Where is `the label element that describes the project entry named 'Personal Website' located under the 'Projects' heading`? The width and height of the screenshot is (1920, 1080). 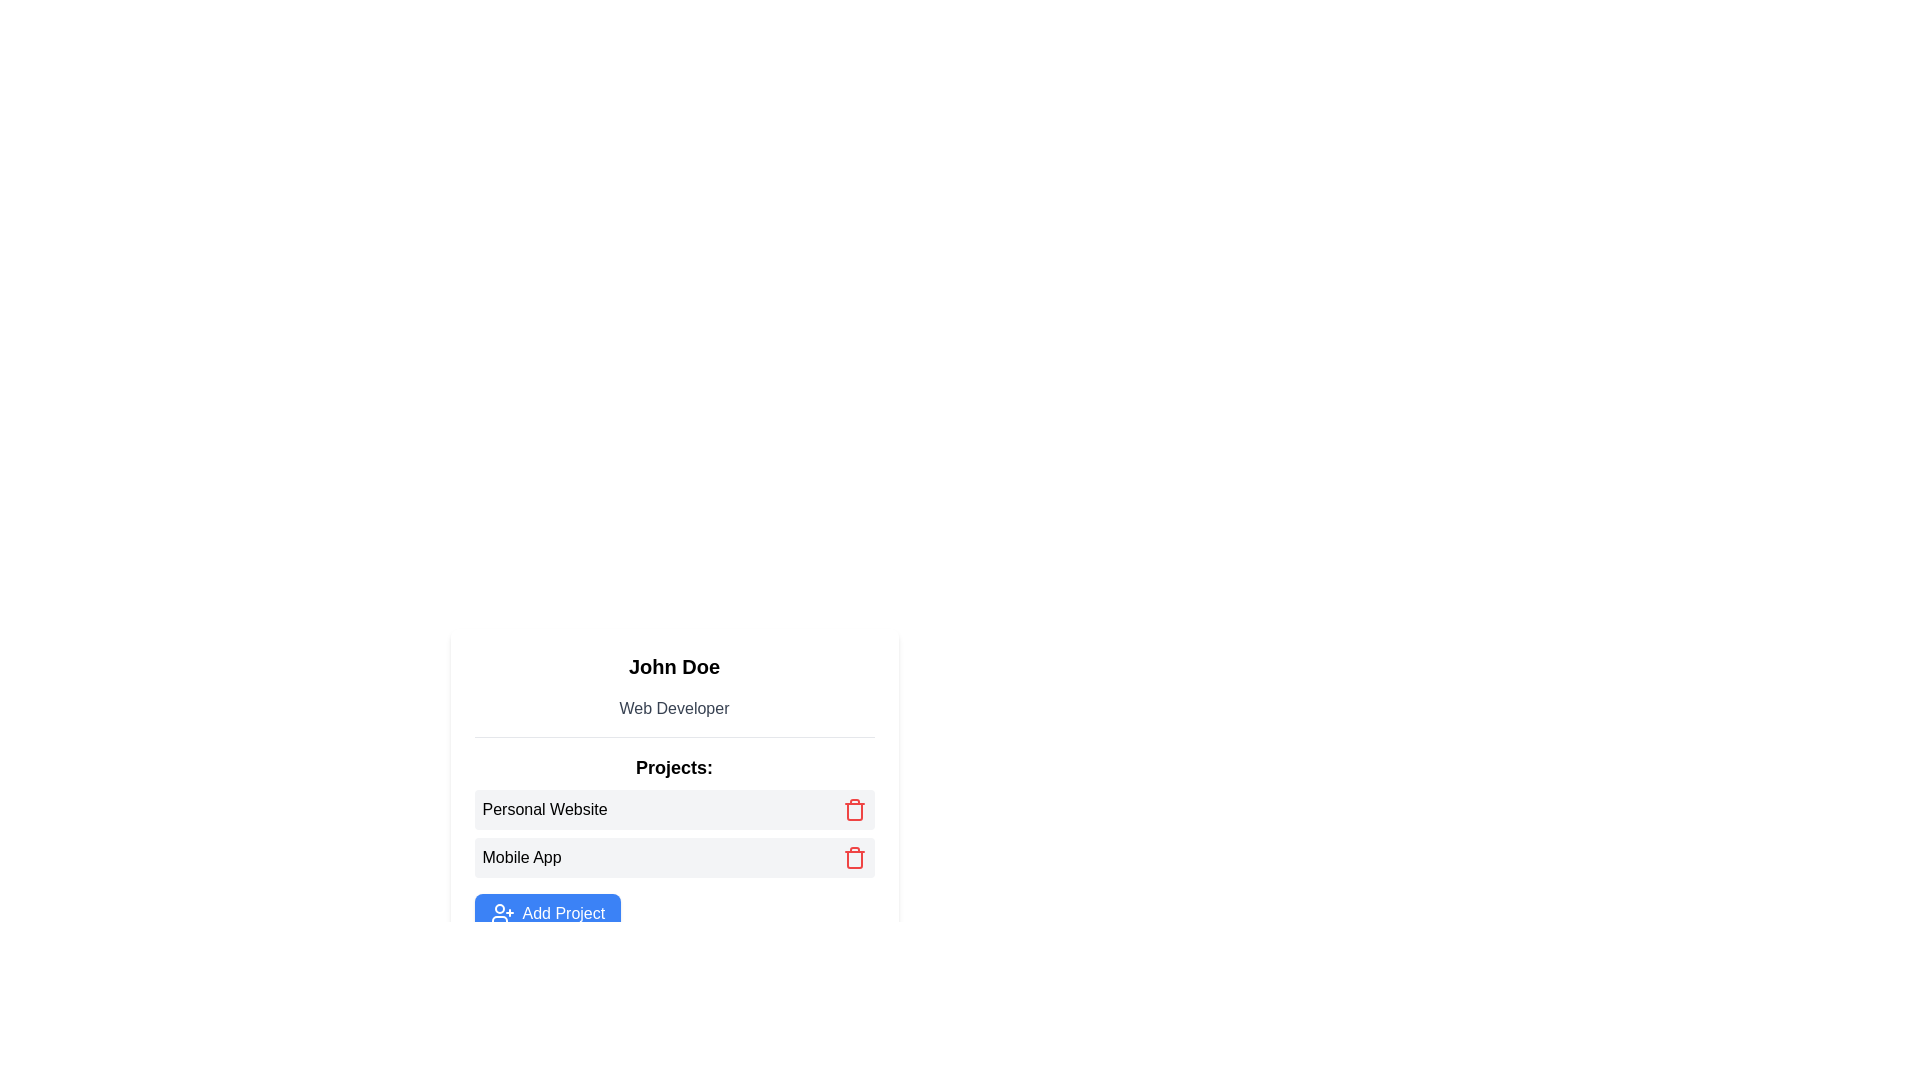 the label element that describes the project entry named 'Personal Website' located under the 'Projects' heading is located at coordinates (545, 810).